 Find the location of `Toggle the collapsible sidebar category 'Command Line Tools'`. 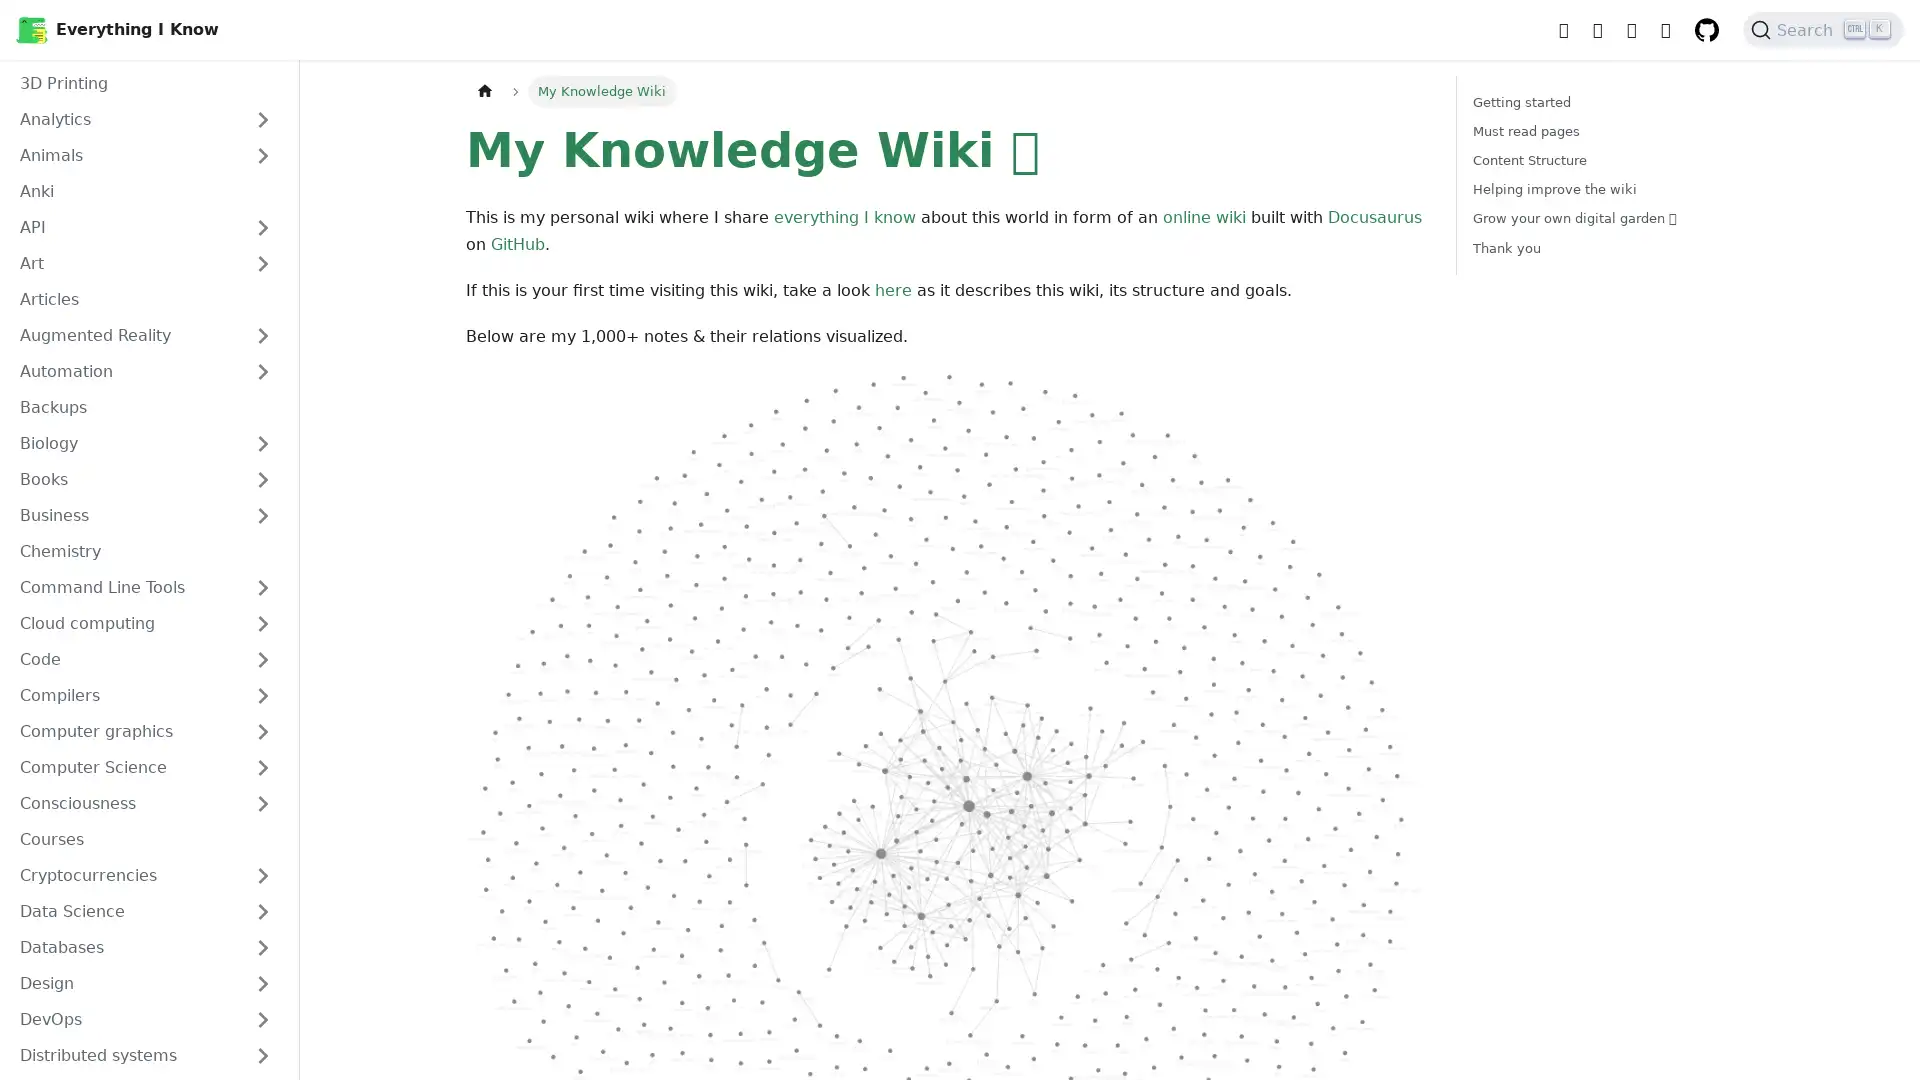

Toggle the collapsible sidebar category 'Command Line Tools' is located at coordinates (262, 586).